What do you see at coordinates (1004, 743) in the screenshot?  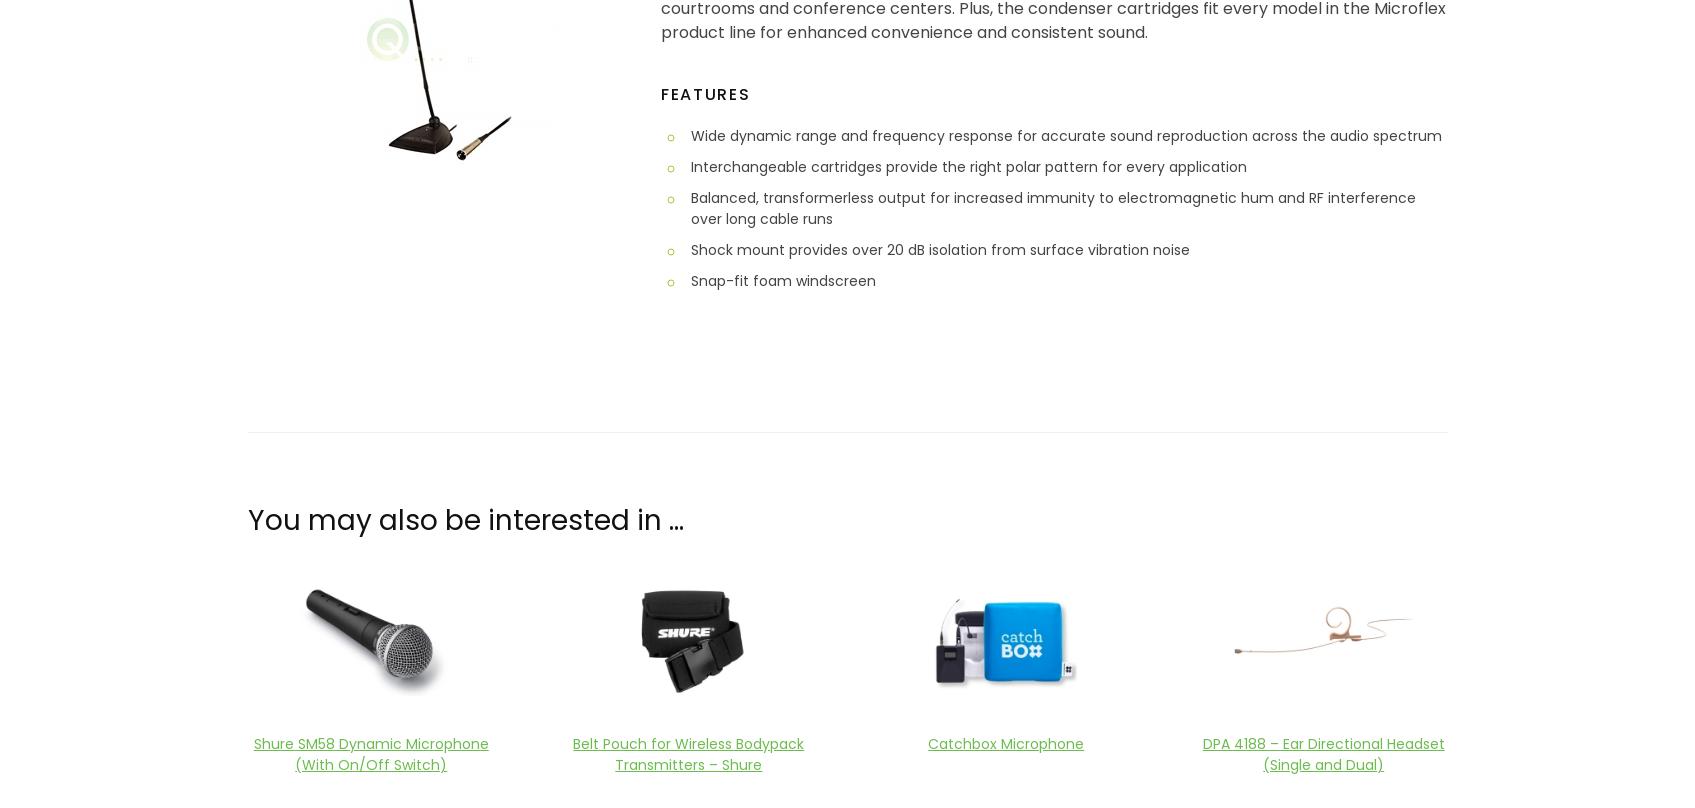 I see `'Catchbox Microphone'` at bounding box center [1004, 743].